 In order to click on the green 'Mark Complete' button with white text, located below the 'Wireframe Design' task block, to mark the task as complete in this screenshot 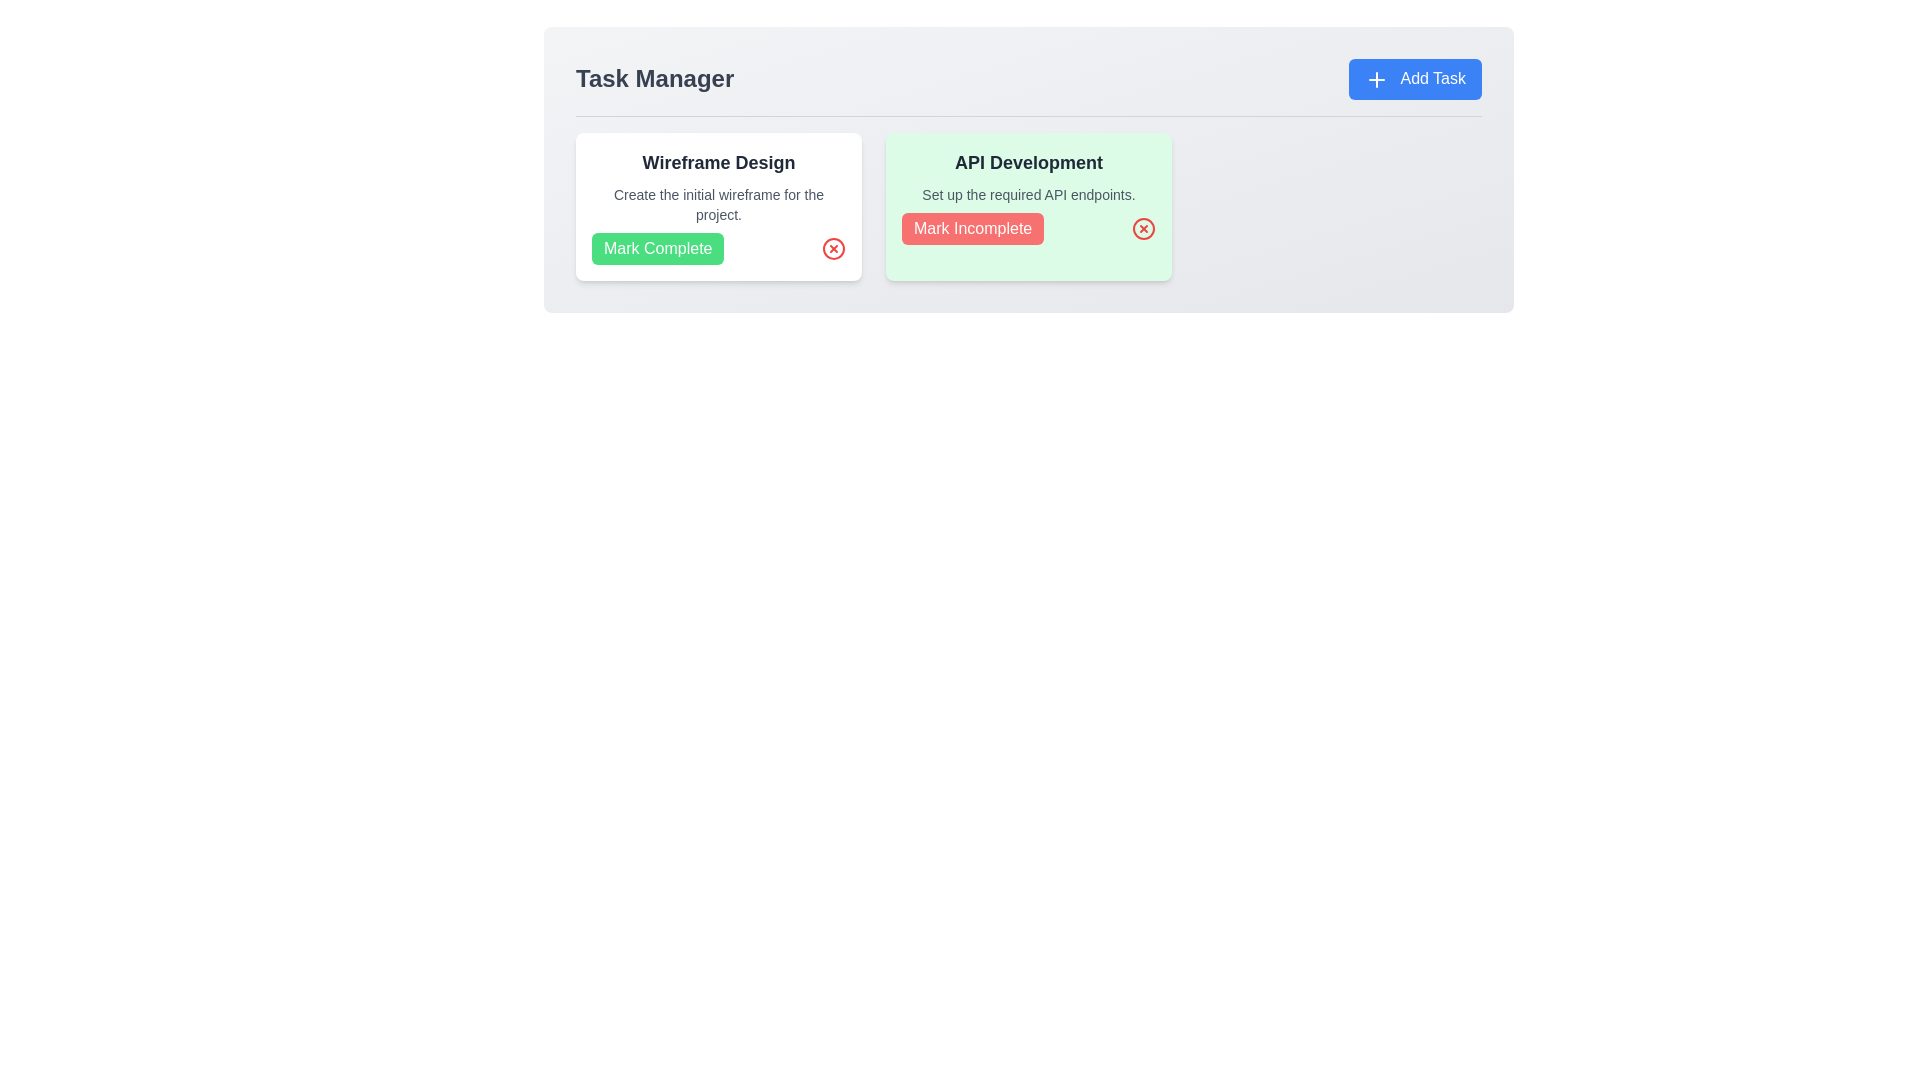, I will do `click(658, 247)`.